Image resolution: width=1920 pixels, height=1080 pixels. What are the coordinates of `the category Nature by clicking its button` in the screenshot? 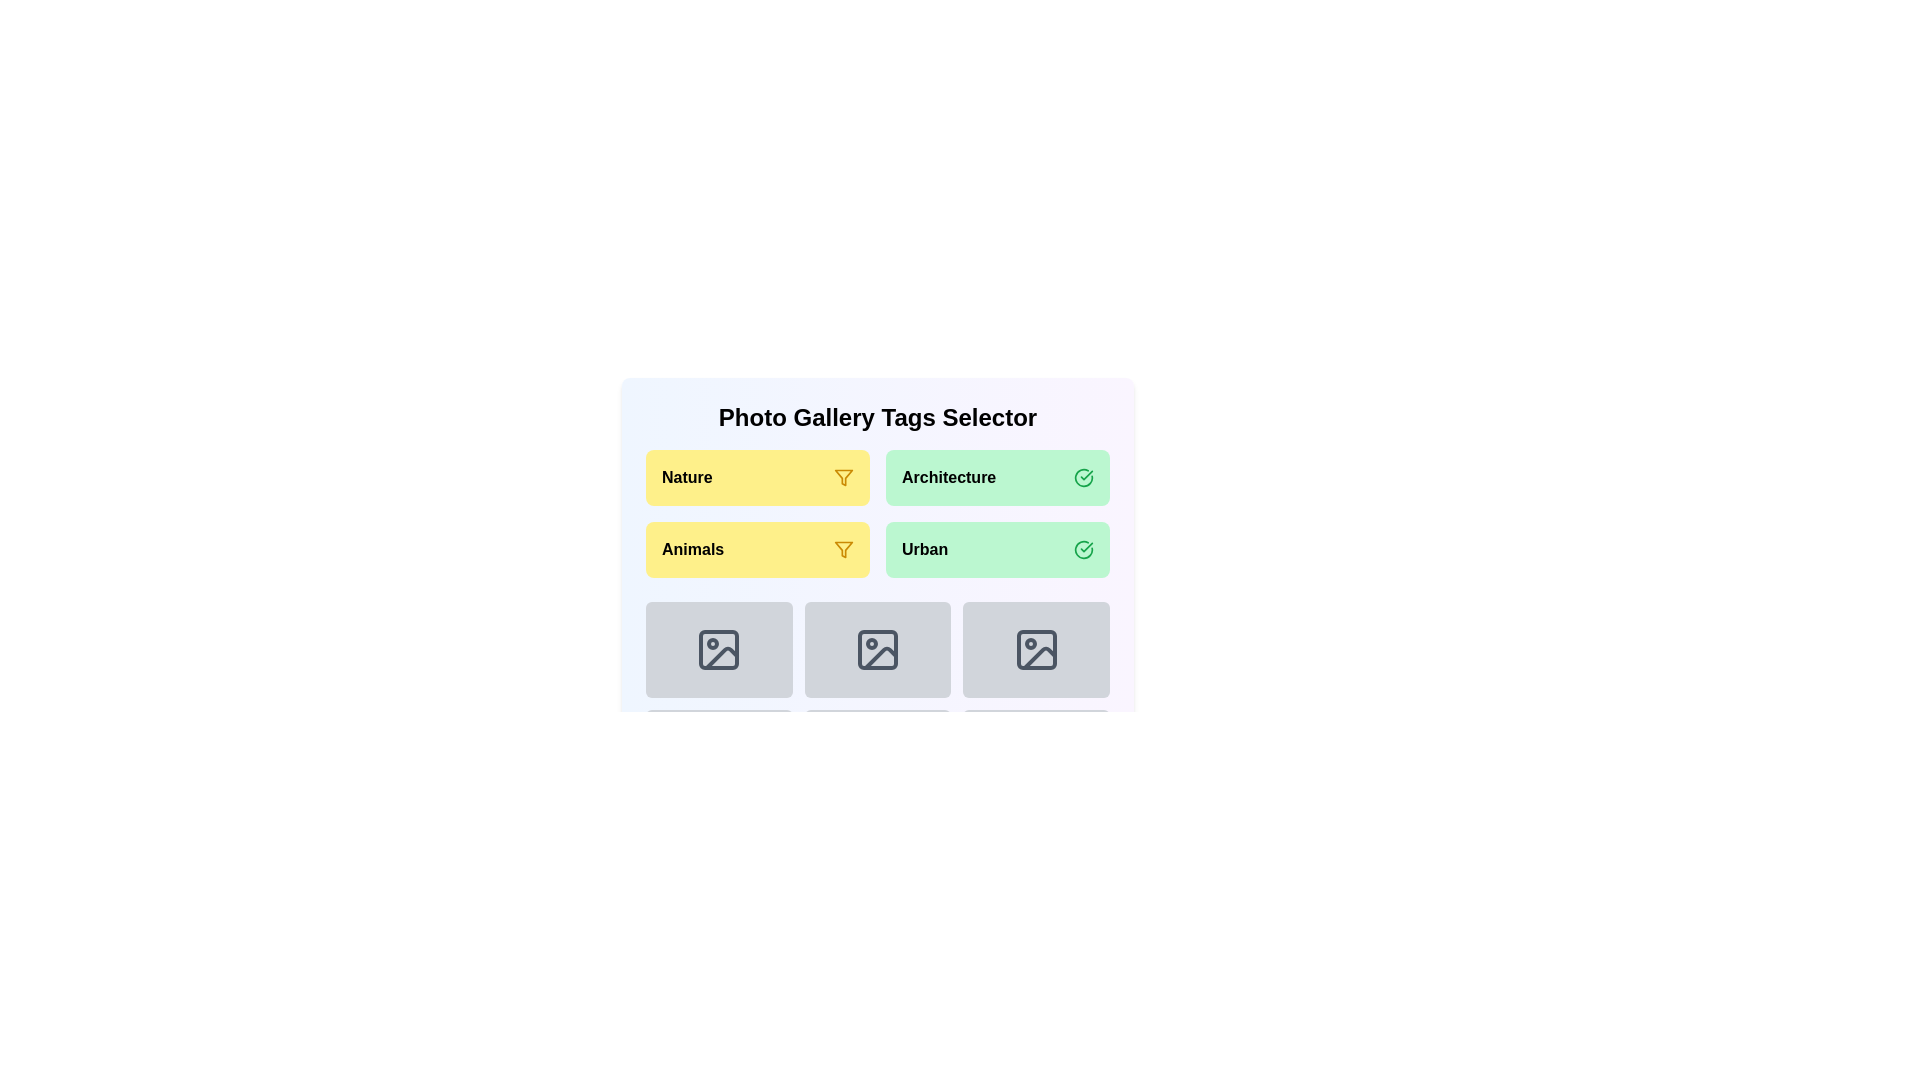 It's located at (757, 478).